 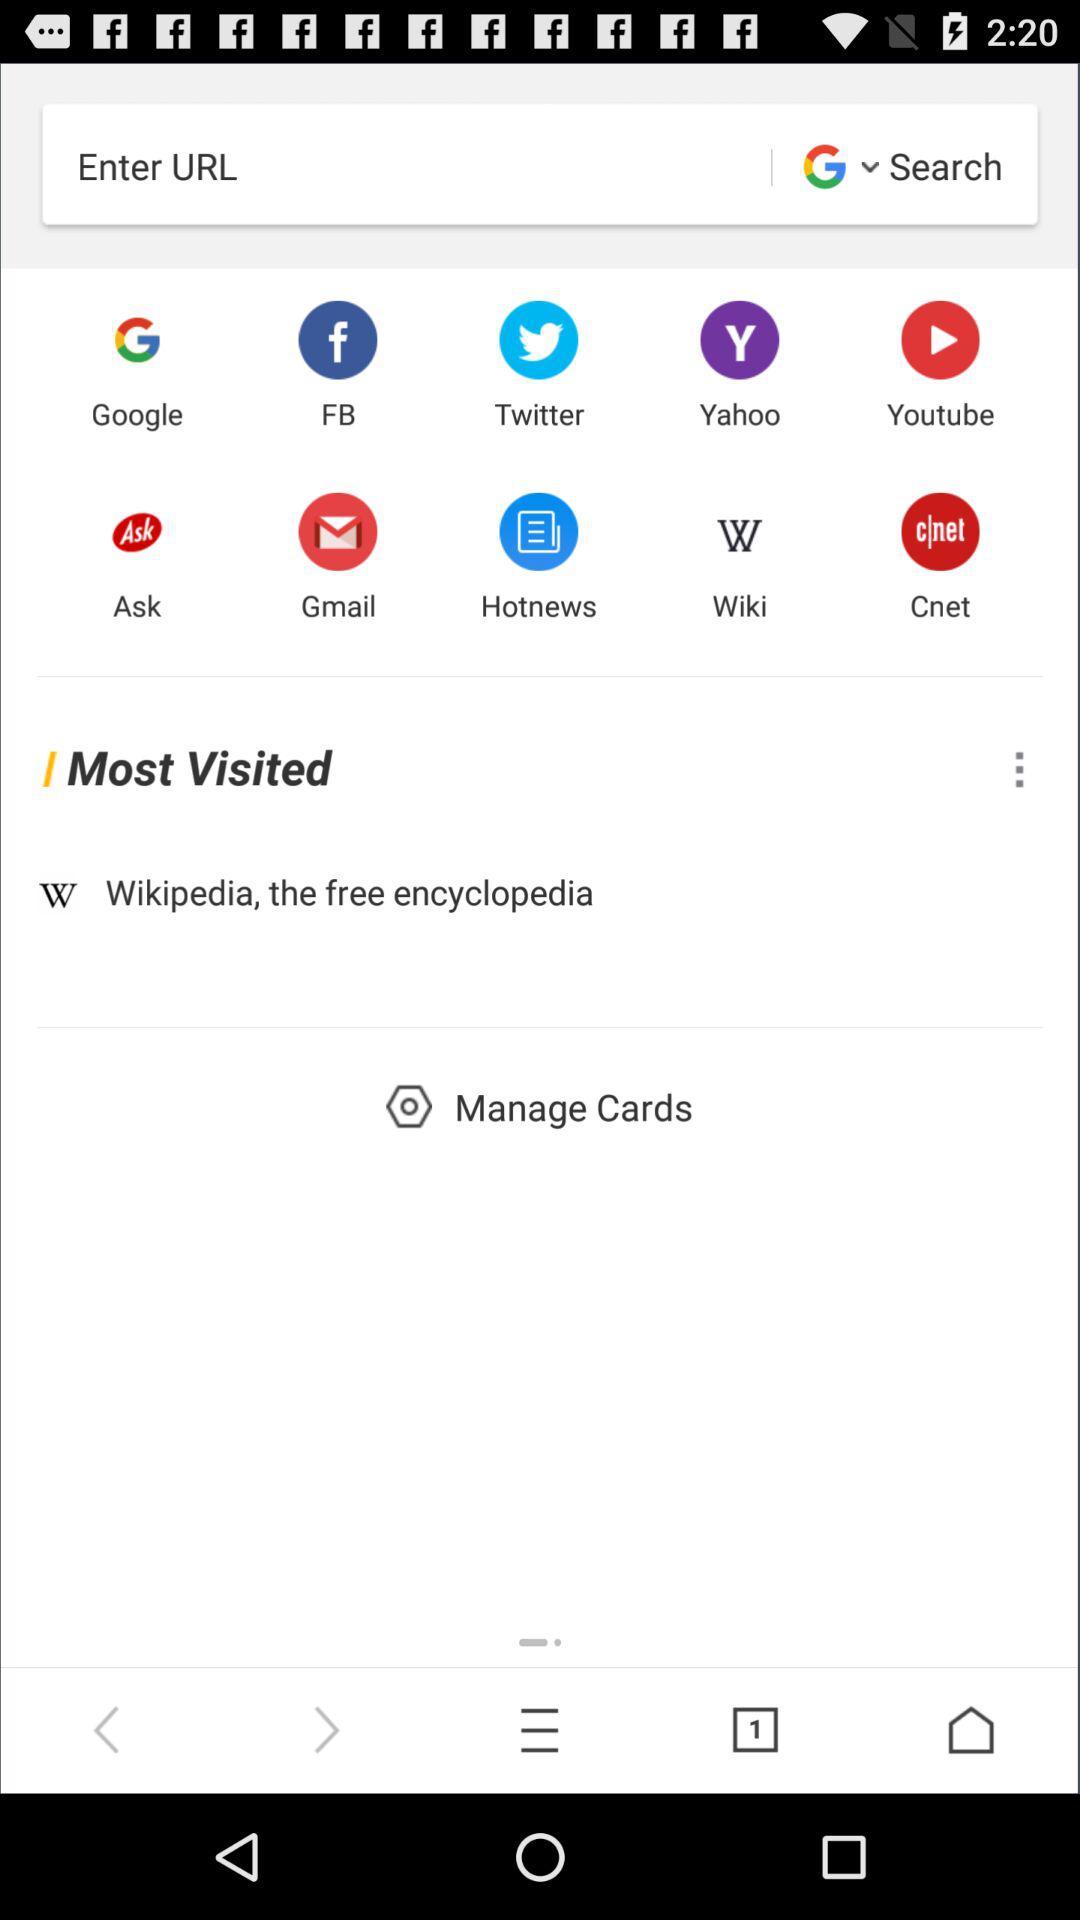 What do you see at coordinates (540, 1851) in the screenshot?
I see `the menu icon` at bounding box center [540, 1851].